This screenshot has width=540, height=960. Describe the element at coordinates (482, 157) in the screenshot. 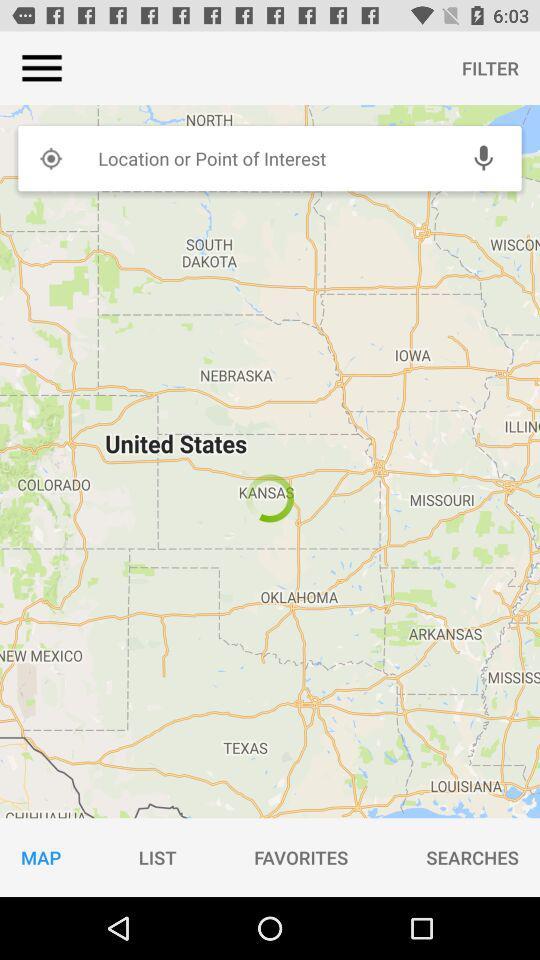

I see `the microphone icon` at that location.